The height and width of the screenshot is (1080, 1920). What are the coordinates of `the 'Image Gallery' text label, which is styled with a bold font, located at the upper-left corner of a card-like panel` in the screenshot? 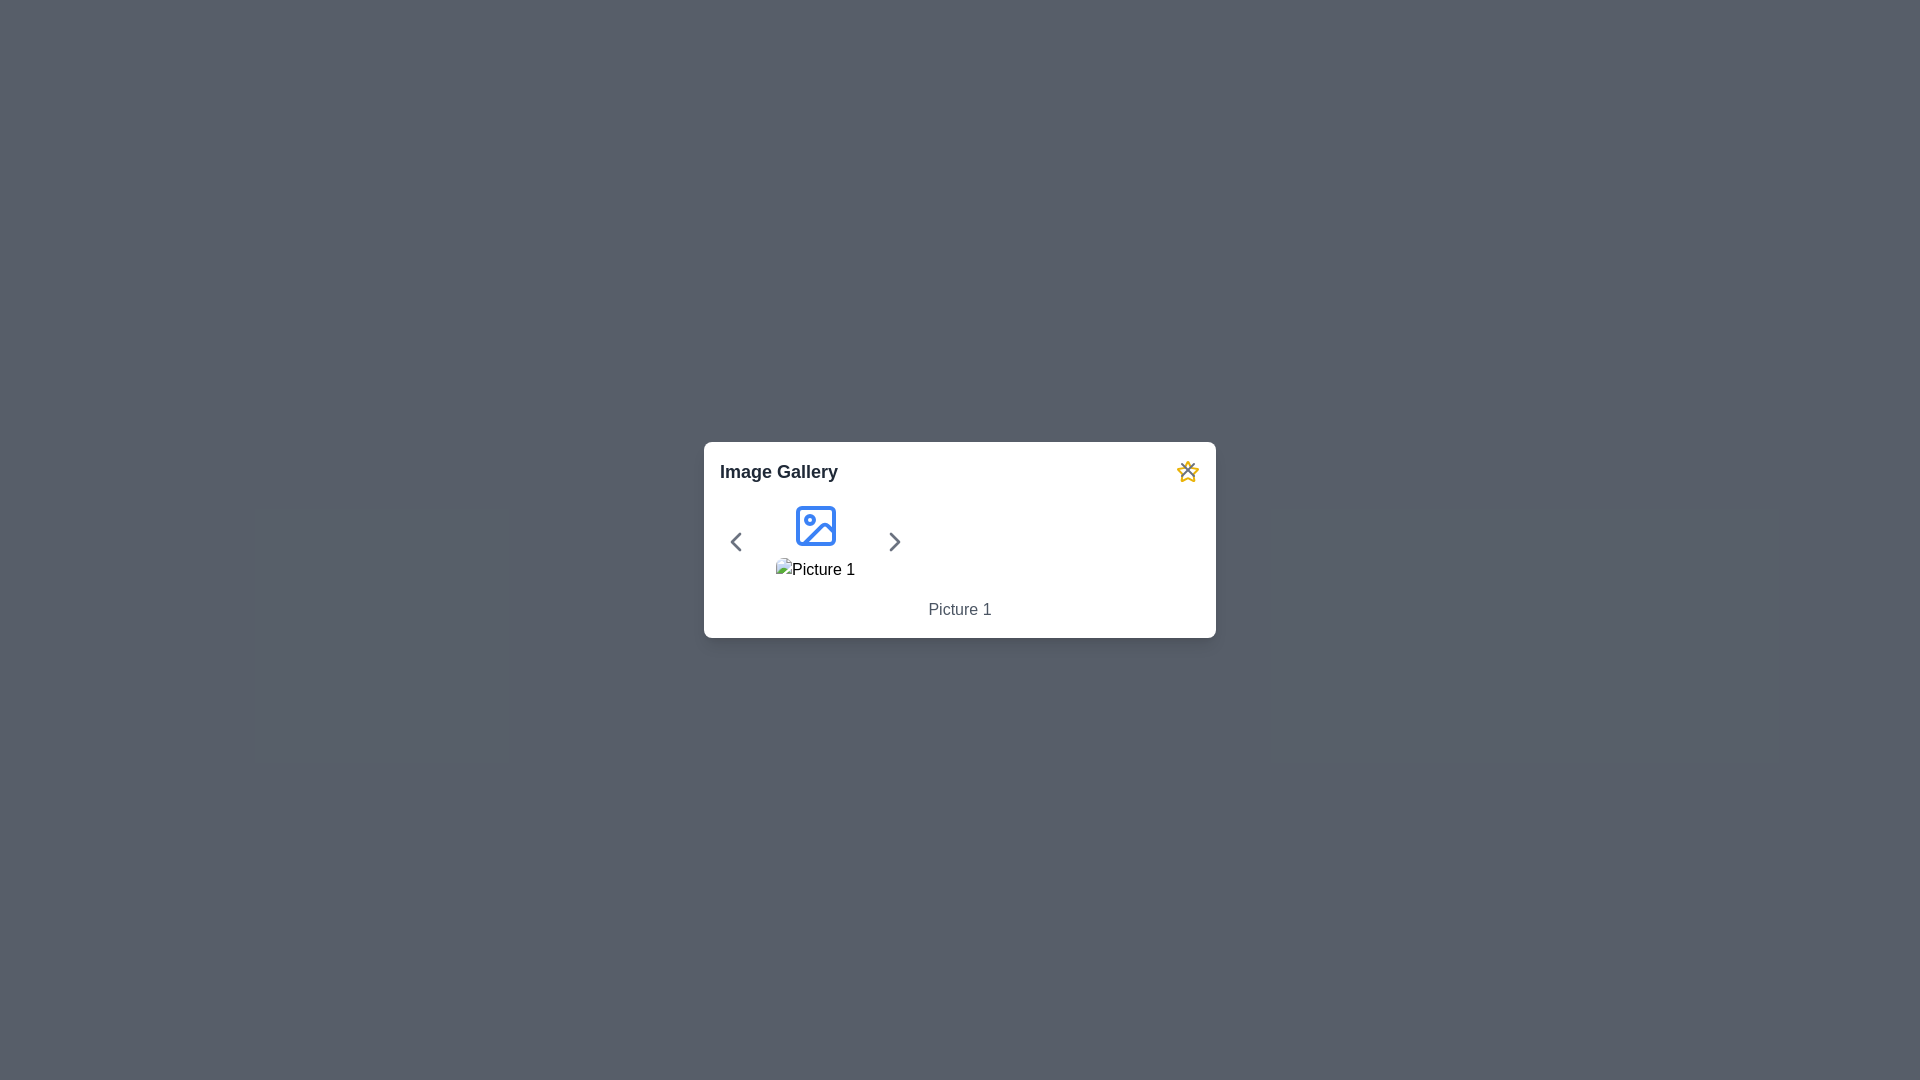 It's located at (777, 471).